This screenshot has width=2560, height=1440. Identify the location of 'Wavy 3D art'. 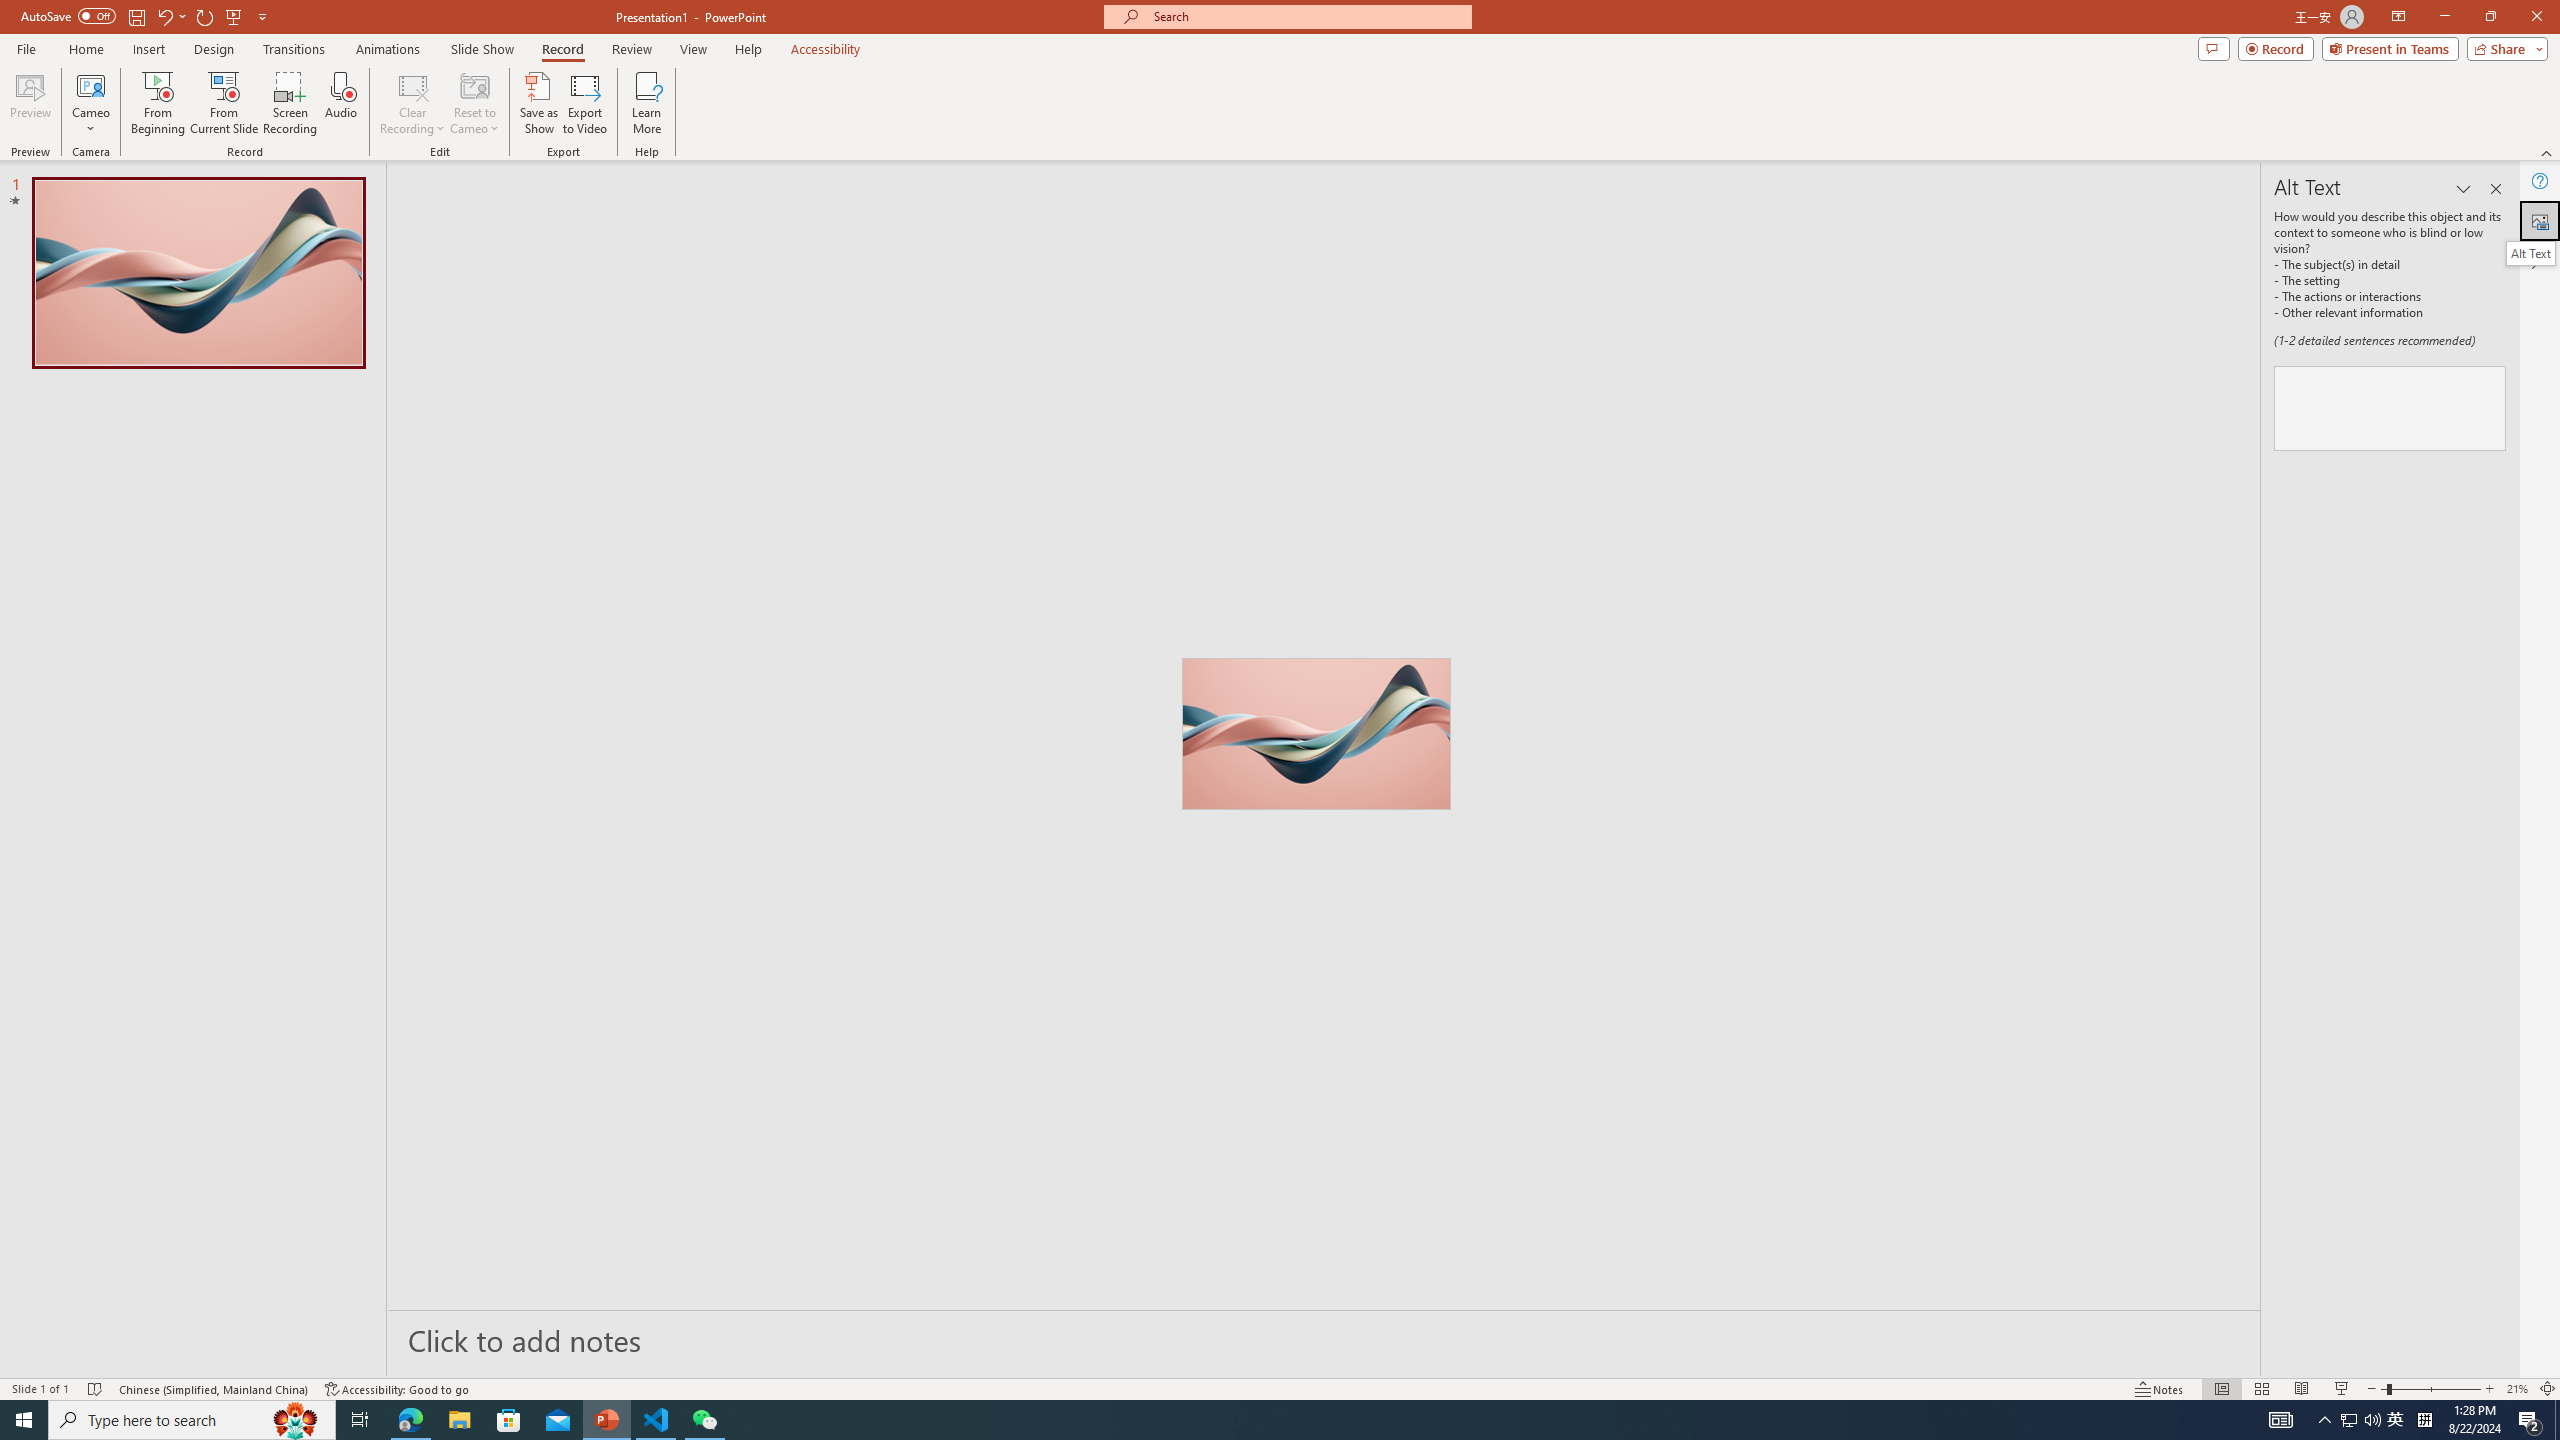
(1314, 734).